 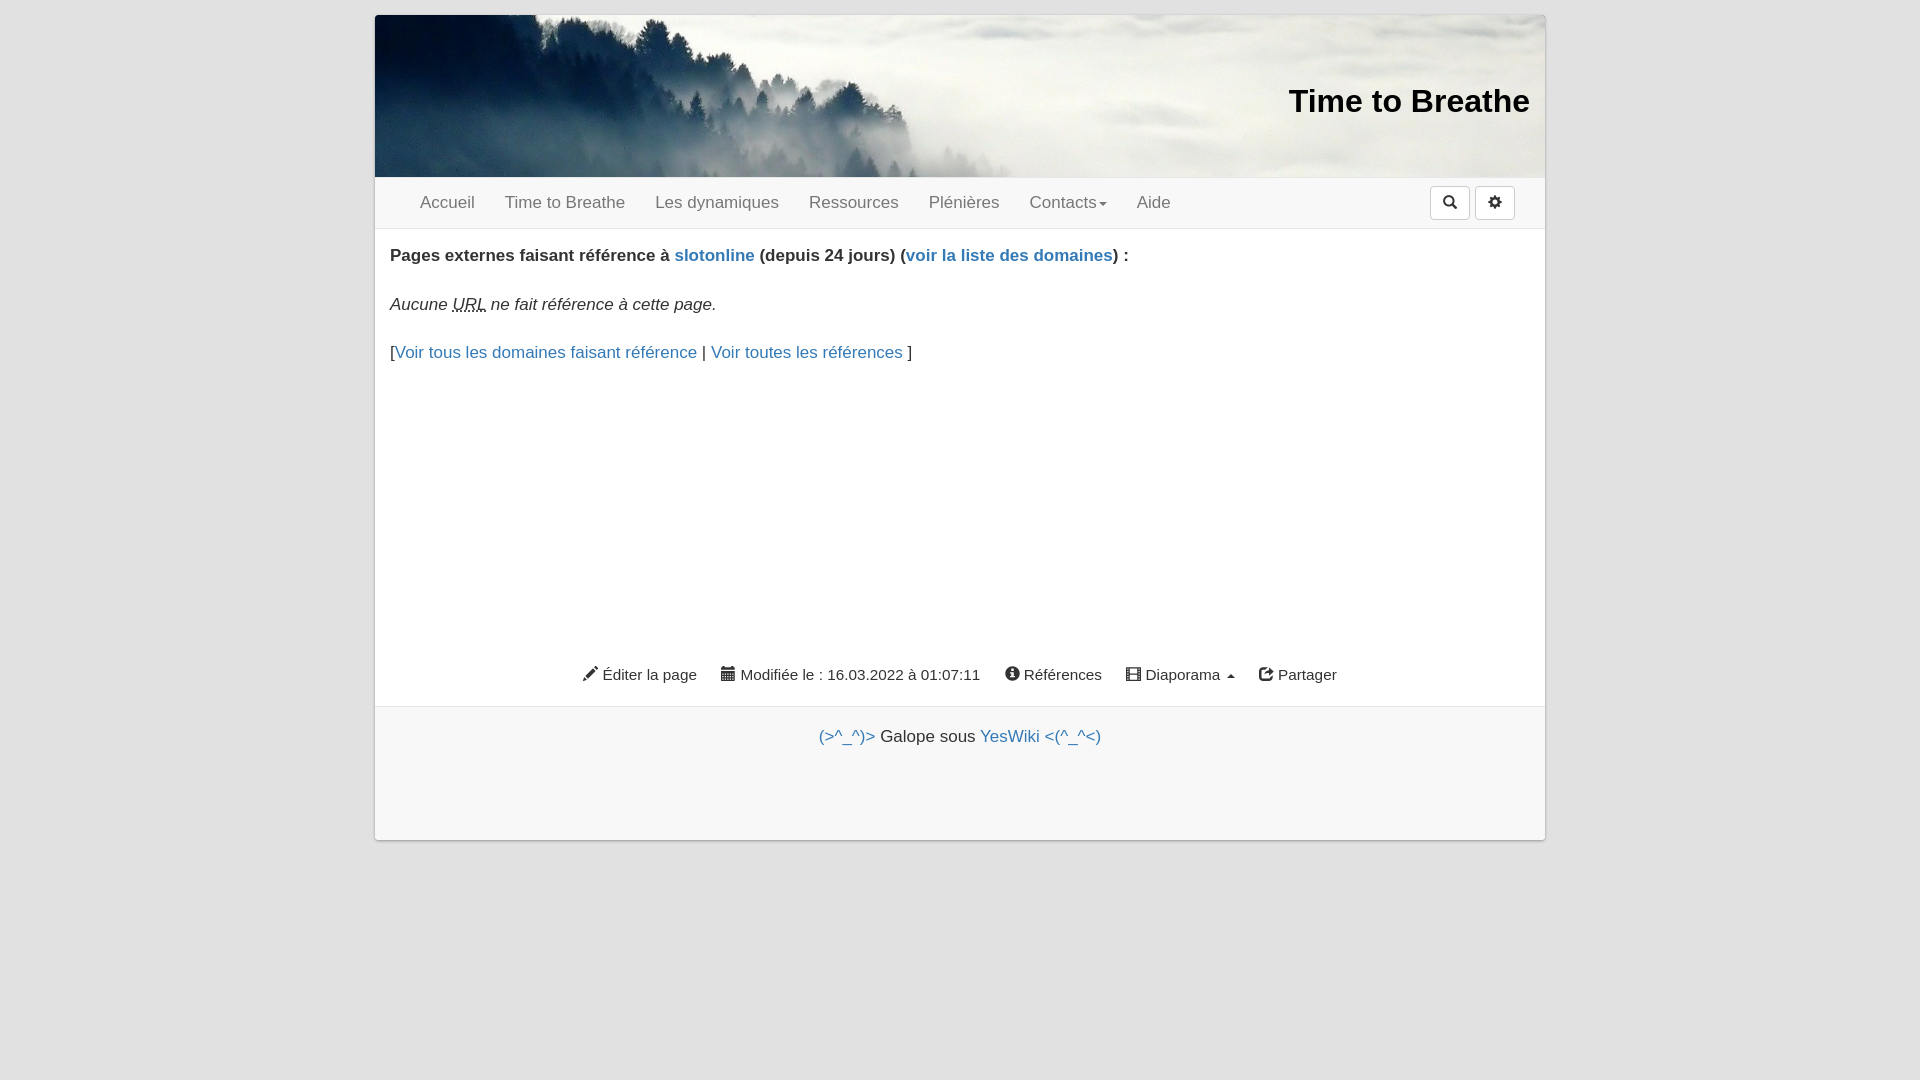 What do you see at coordinates (854, 203) in the screenshot?
I see `'Ressources'` at bounding box center [854, 203].